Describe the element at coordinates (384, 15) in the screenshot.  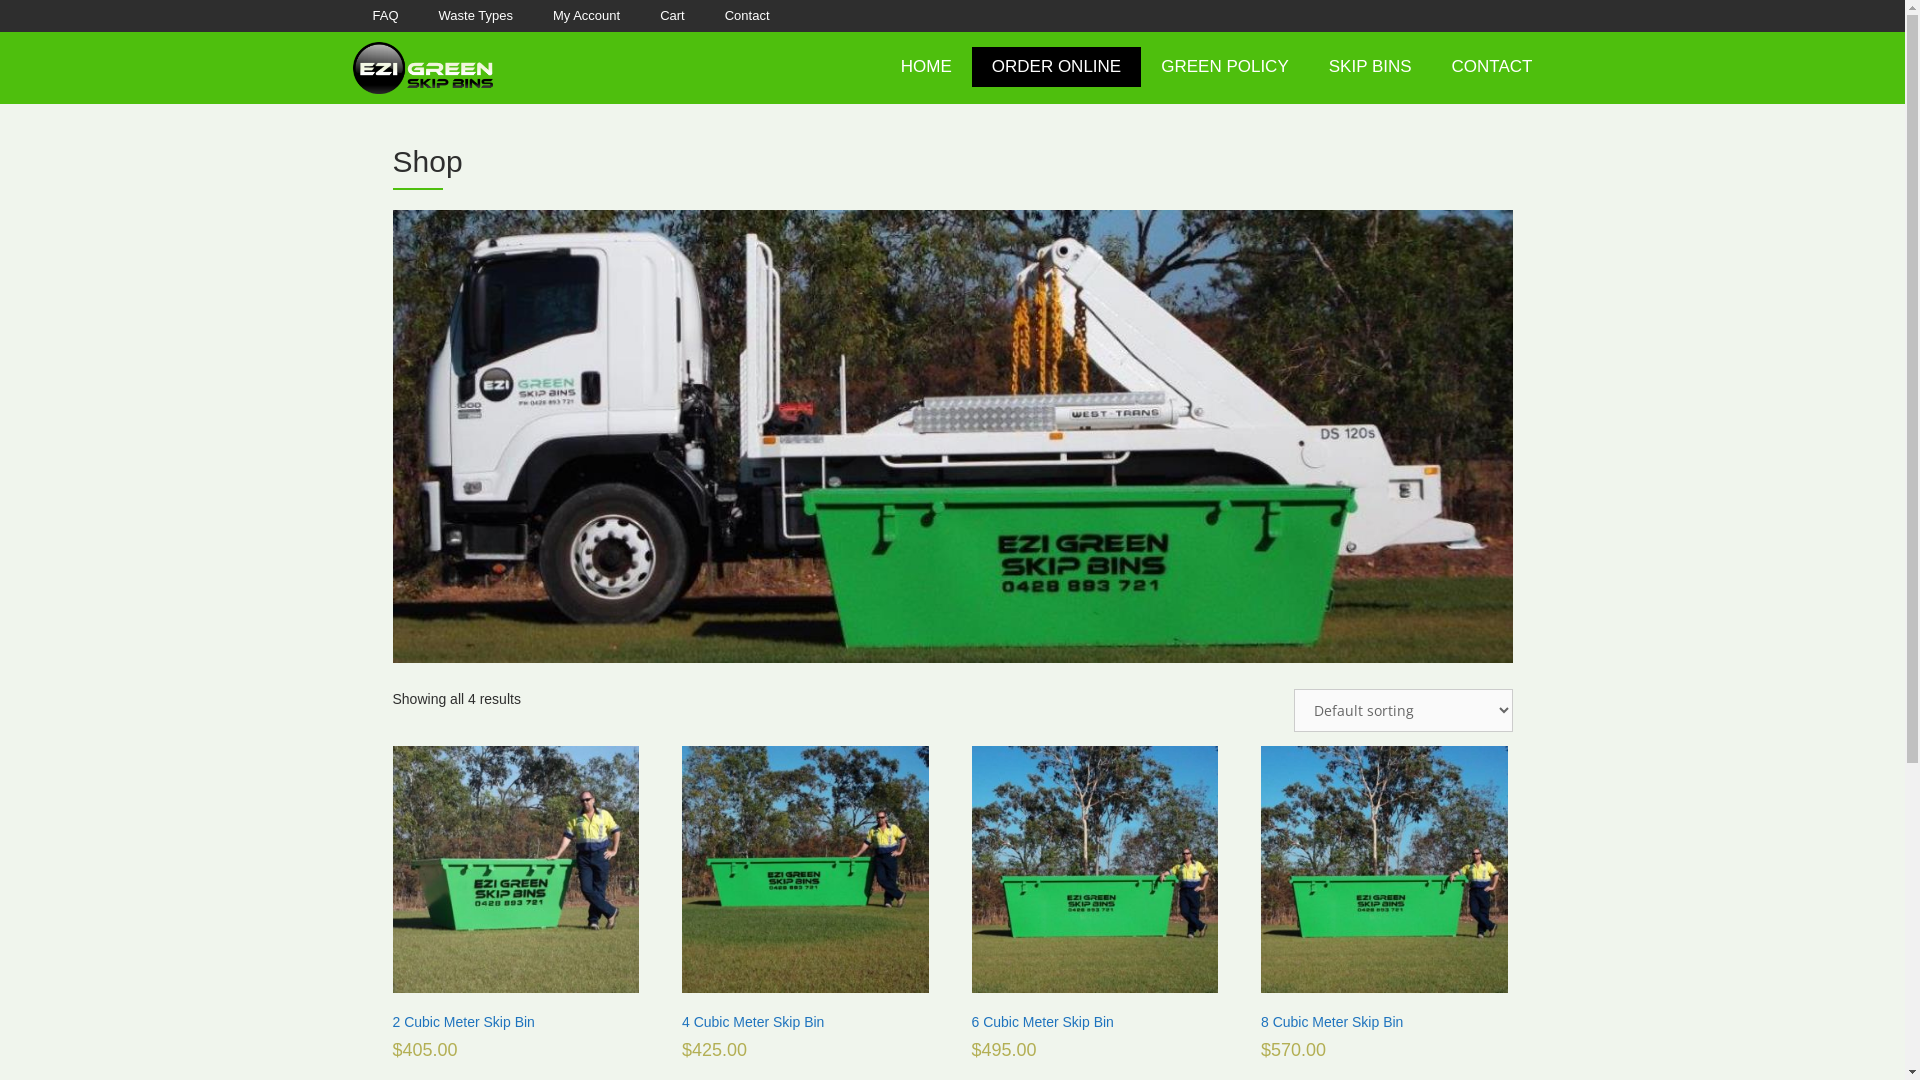
I see `'FAQ'` at that location.